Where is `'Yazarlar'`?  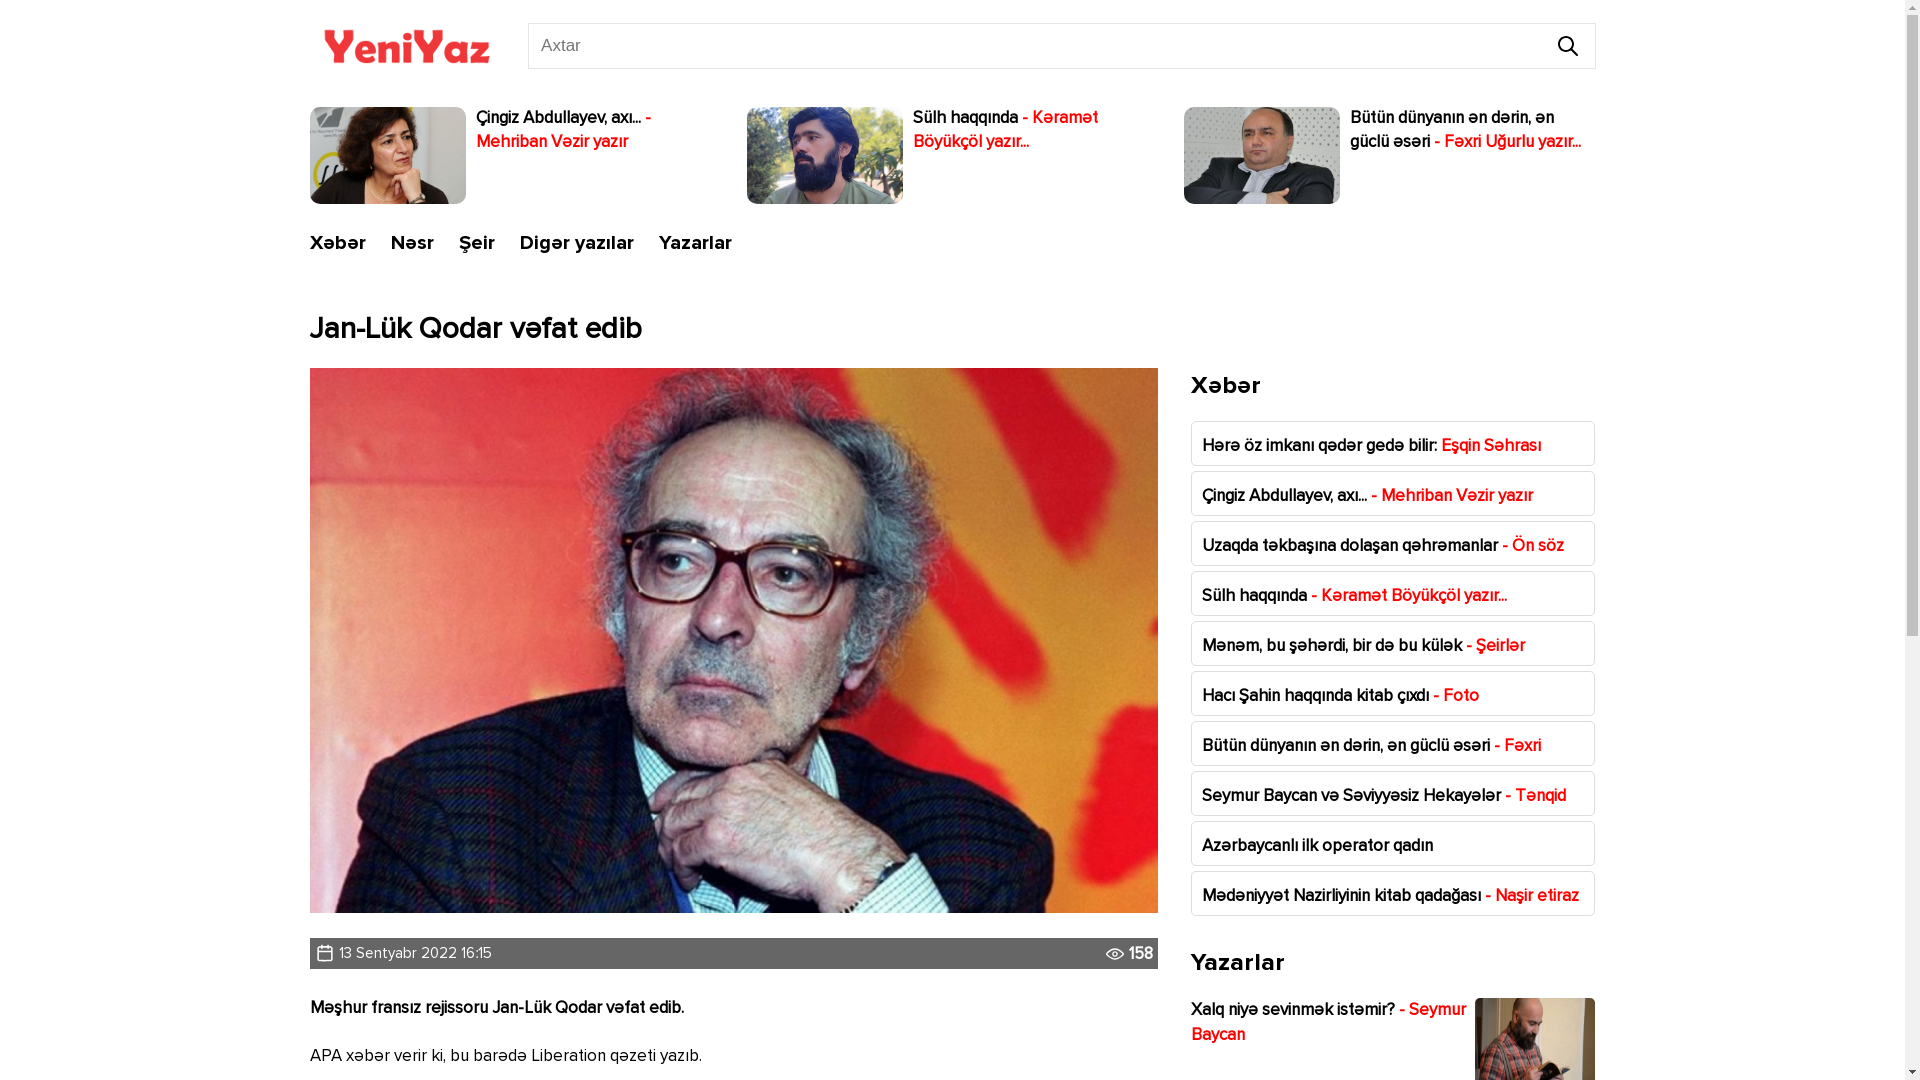
'Yazarlar' is located at coordinates (694, 242).